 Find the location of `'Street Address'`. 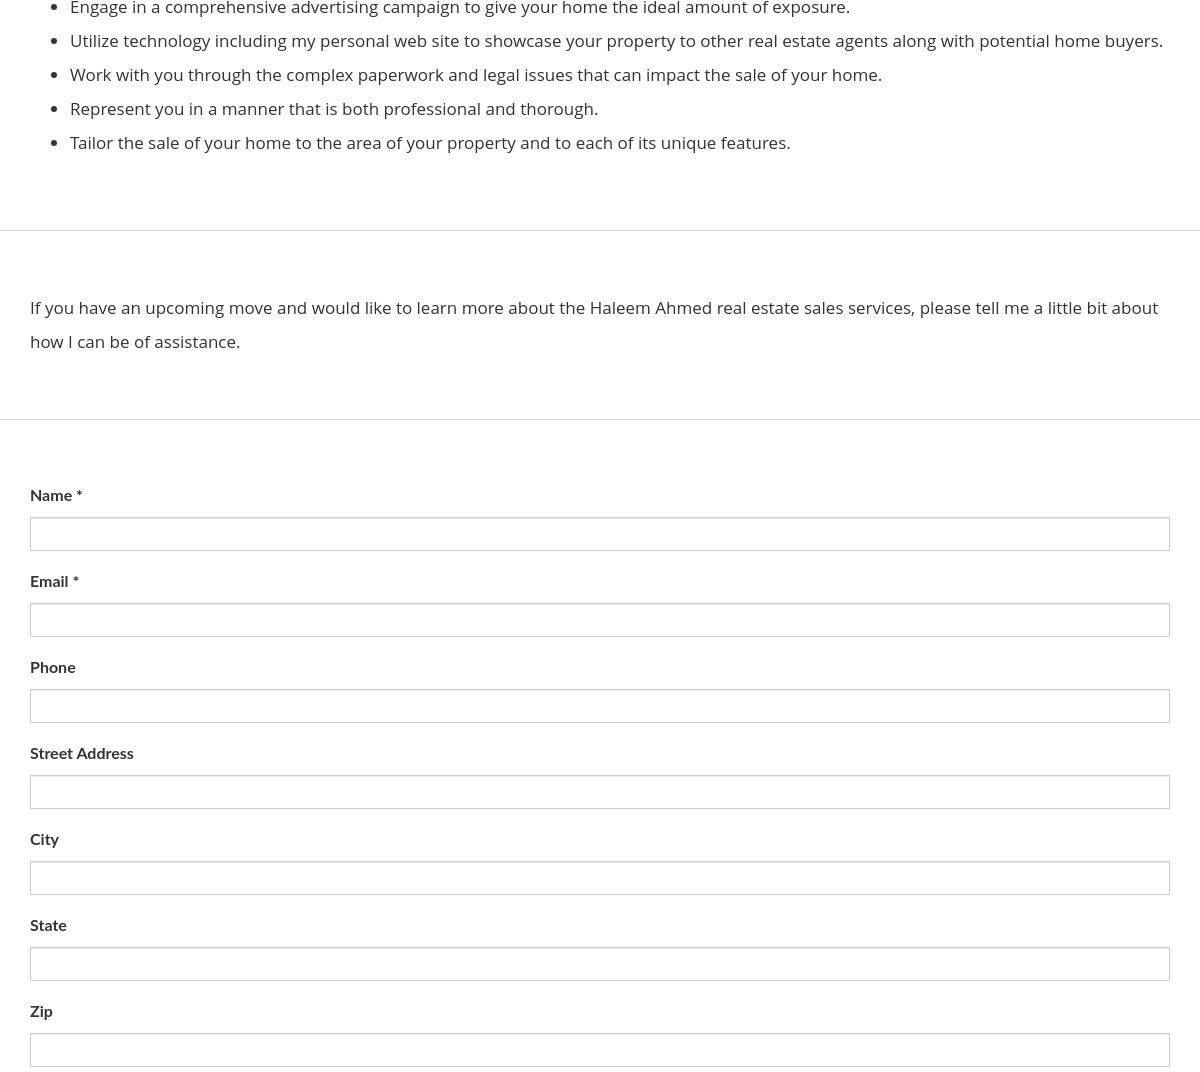

'Street Address' is located at coordinates (81, 754).